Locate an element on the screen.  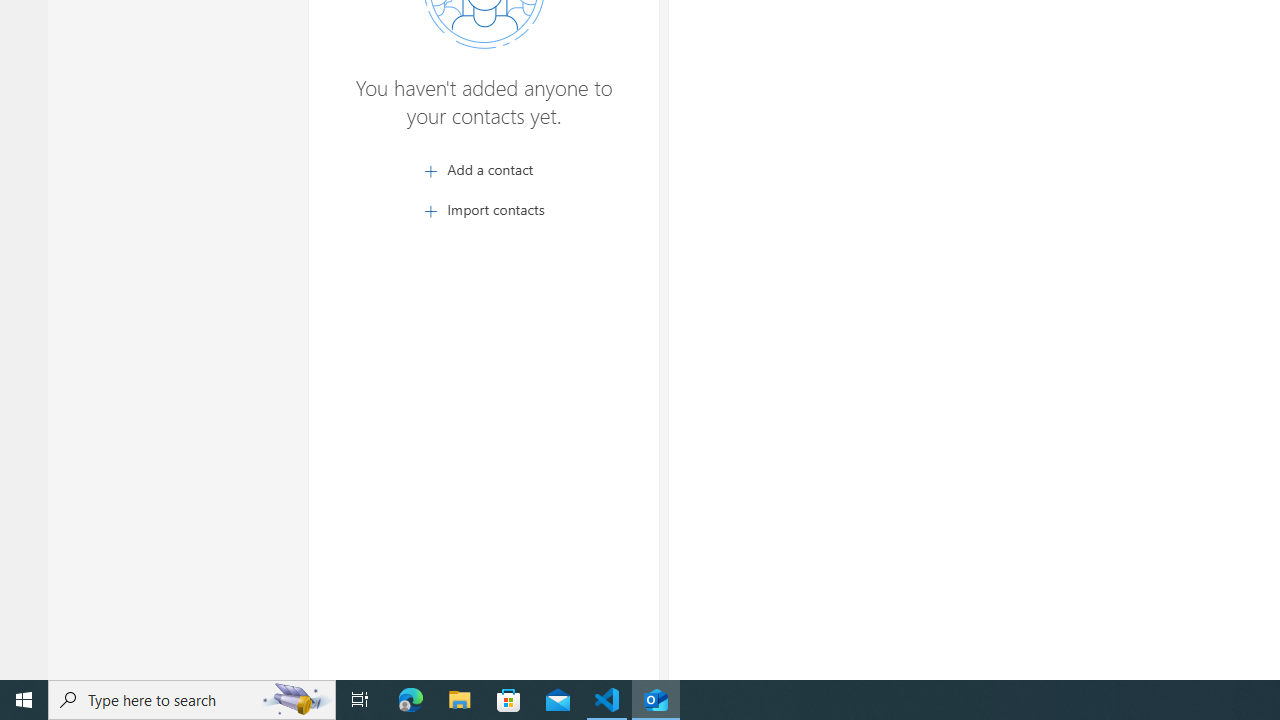
'Add a contact' is located at coordinates (483, 168).